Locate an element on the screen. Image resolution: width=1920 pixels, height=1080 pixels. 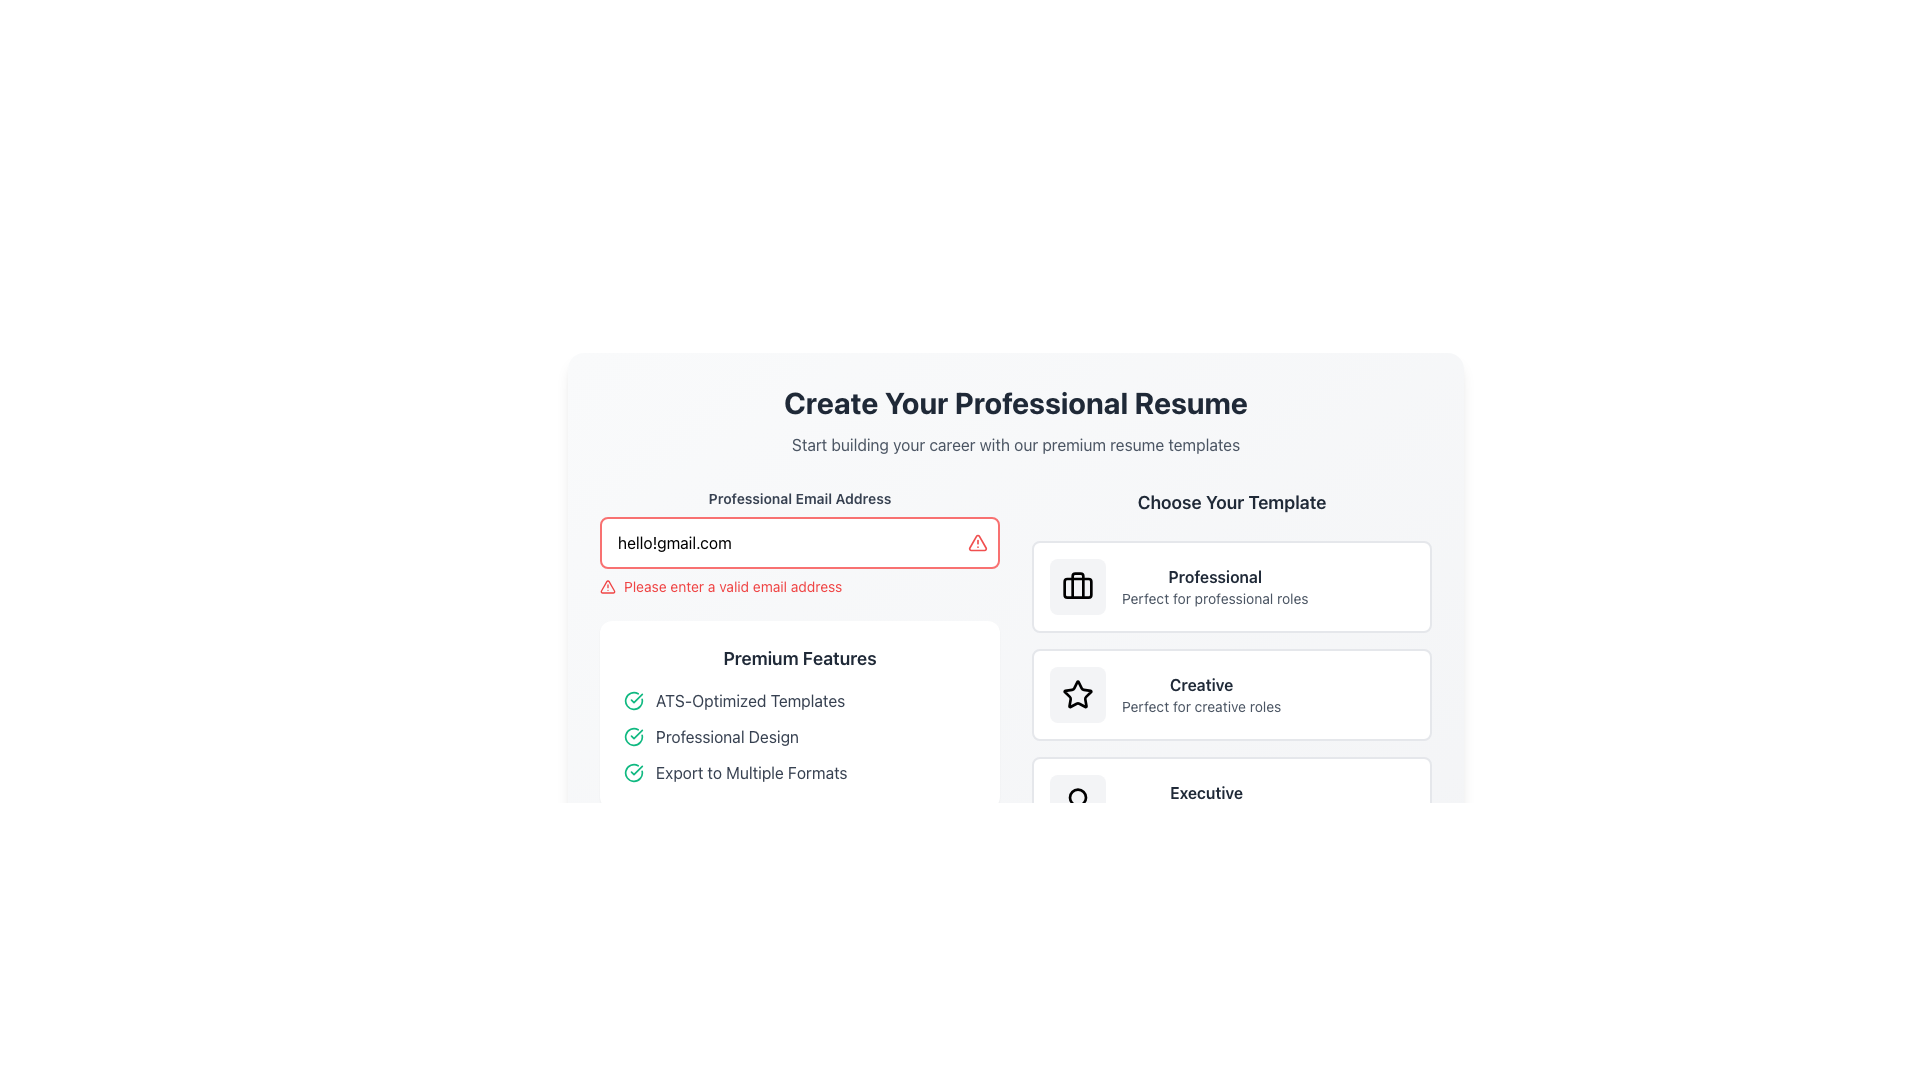
the Information Section located in the left column below the email entry section, highlighting premium features of the application is located at coordinates (800, 668).